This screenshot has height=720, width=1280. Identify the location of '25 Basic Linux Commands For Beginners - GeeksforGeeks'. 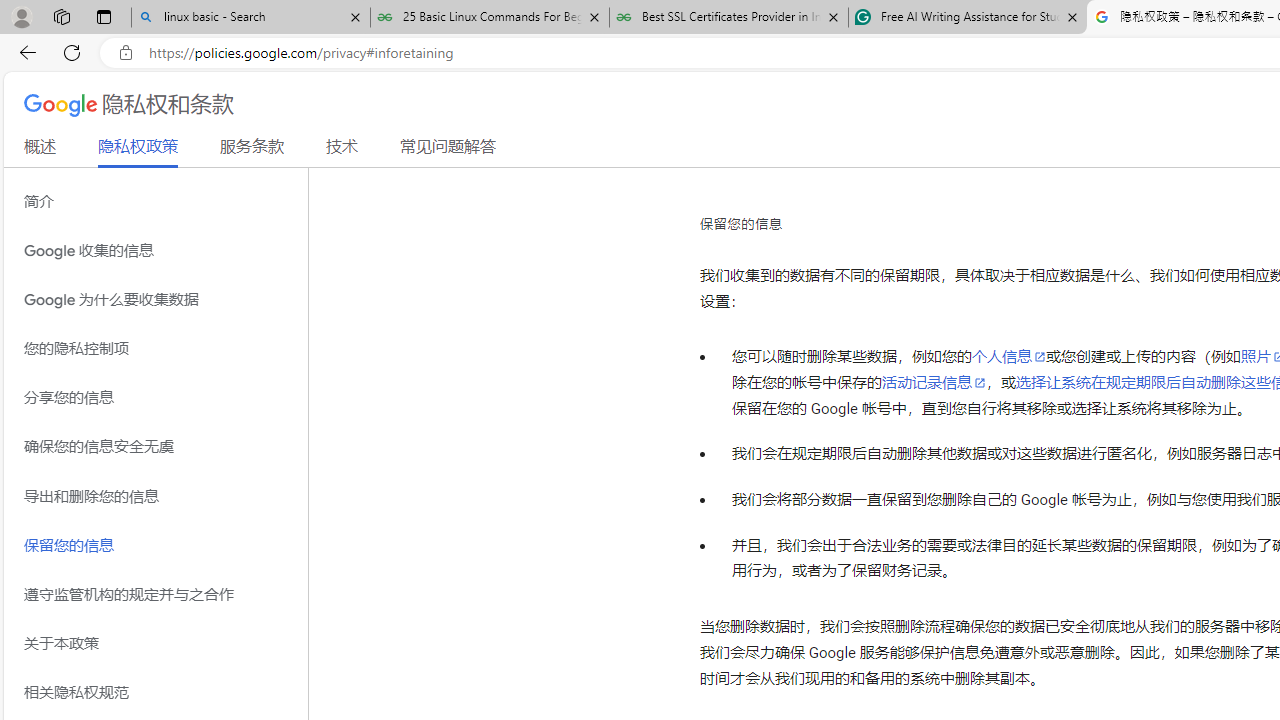
(490, 17).